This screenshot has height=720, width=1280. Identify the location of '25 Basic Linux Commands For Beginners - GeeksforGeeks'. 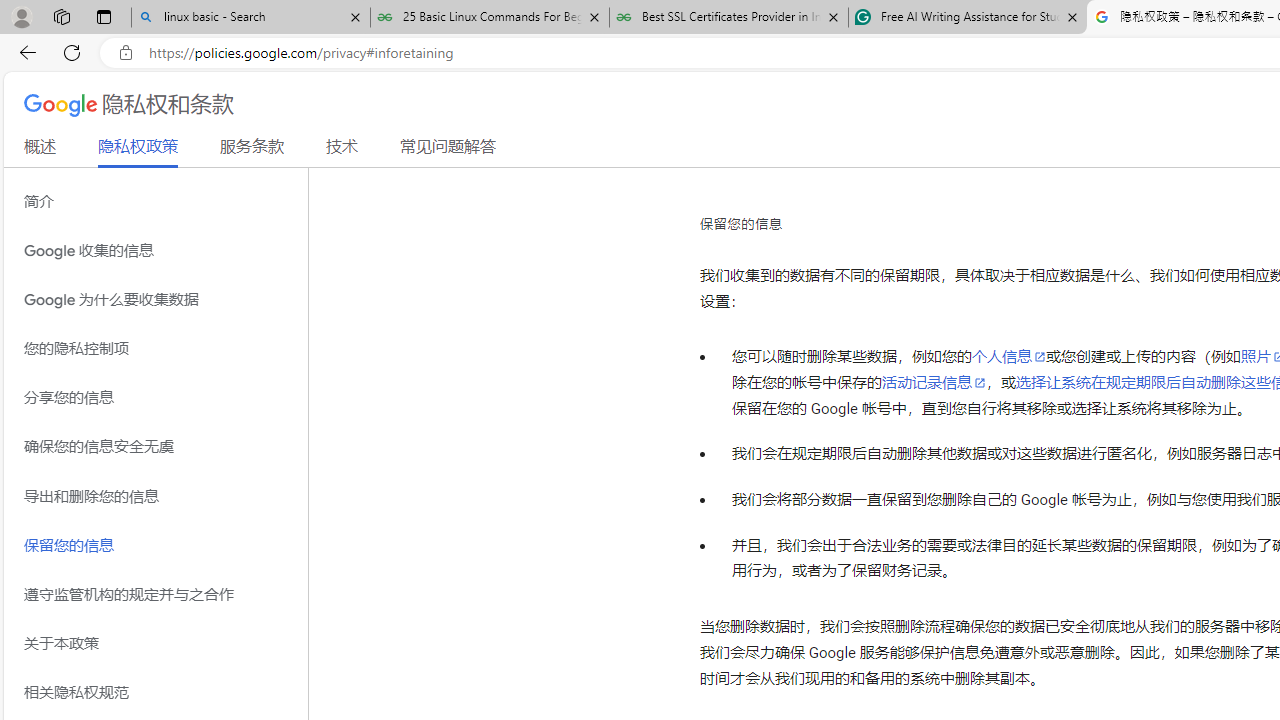
(490, 17).